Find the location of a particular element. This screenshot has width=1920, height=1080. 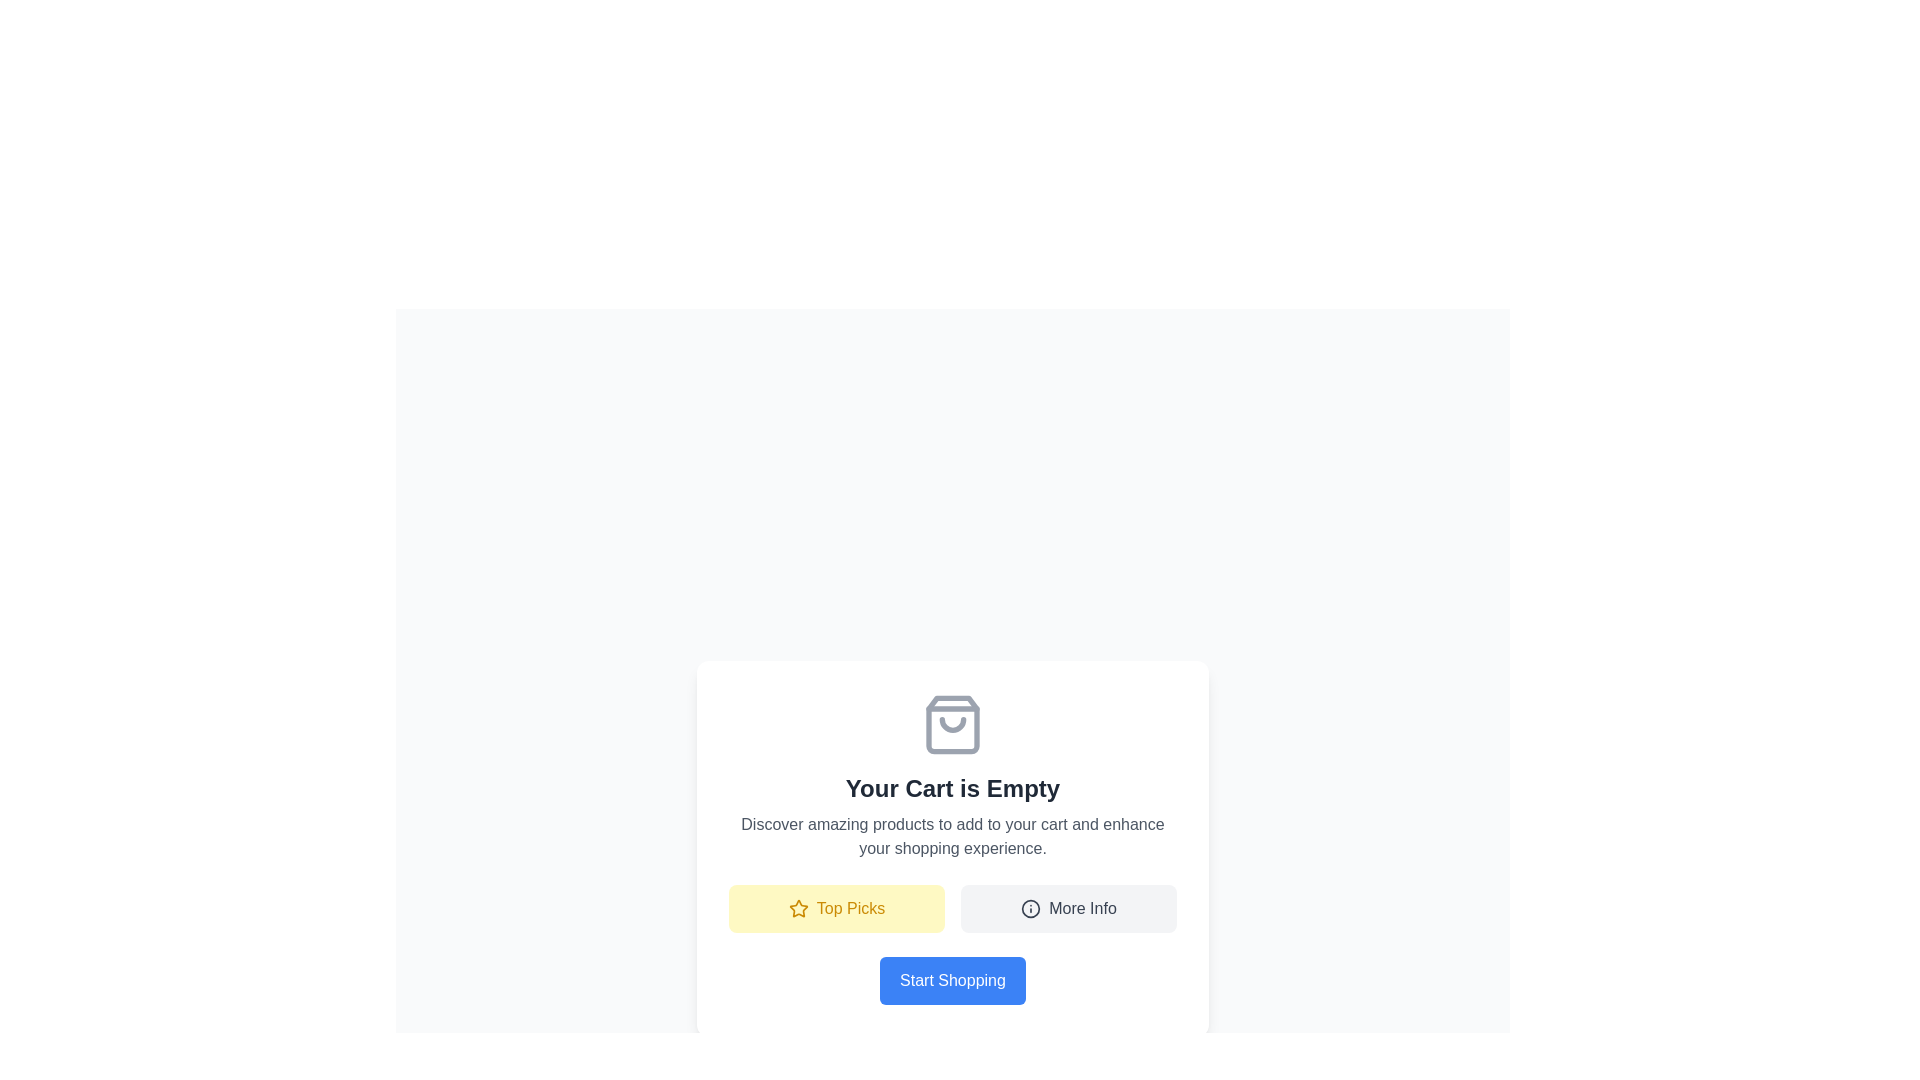

text block that explains 'Discover amazing products to add to your cart and enhance your shopping experience.' This text block is centered below the title 'Your Cart is Empty' and above the buttons 'Top Picks' and 'More Info' is located at coordinates (952, 837).